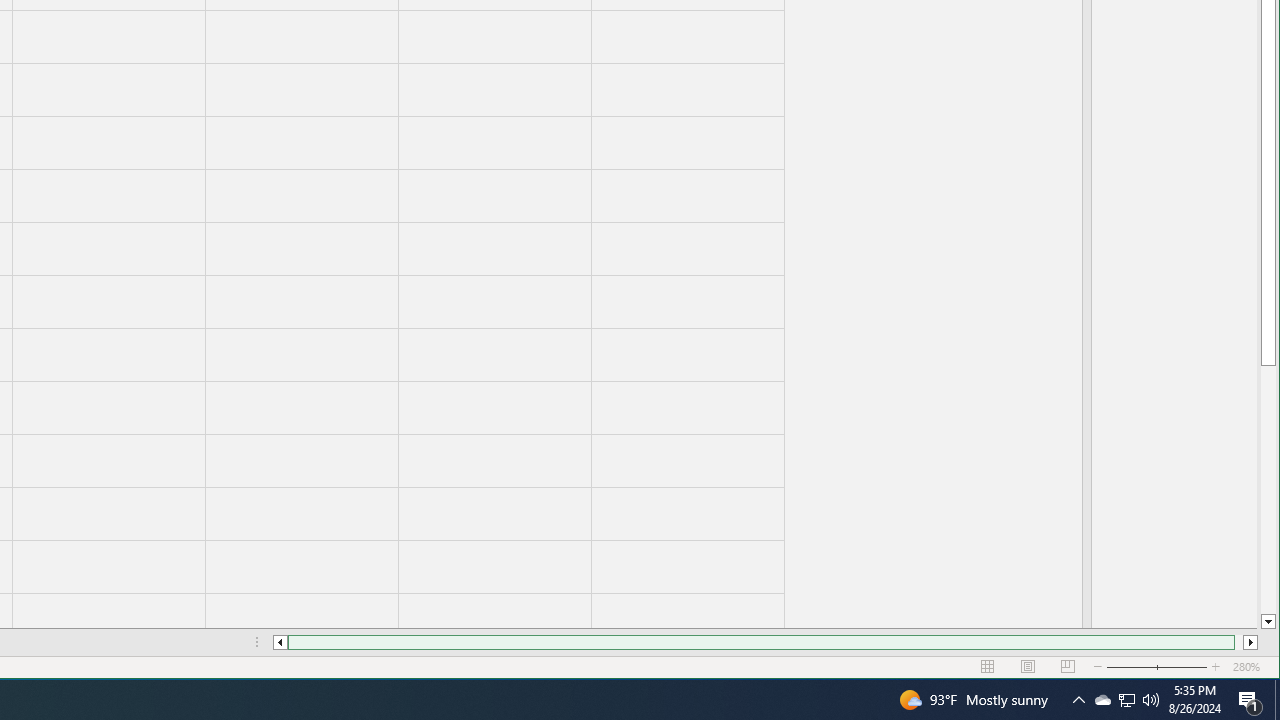  I want to click on 'Q2790: 100%', so click(1151, 698).